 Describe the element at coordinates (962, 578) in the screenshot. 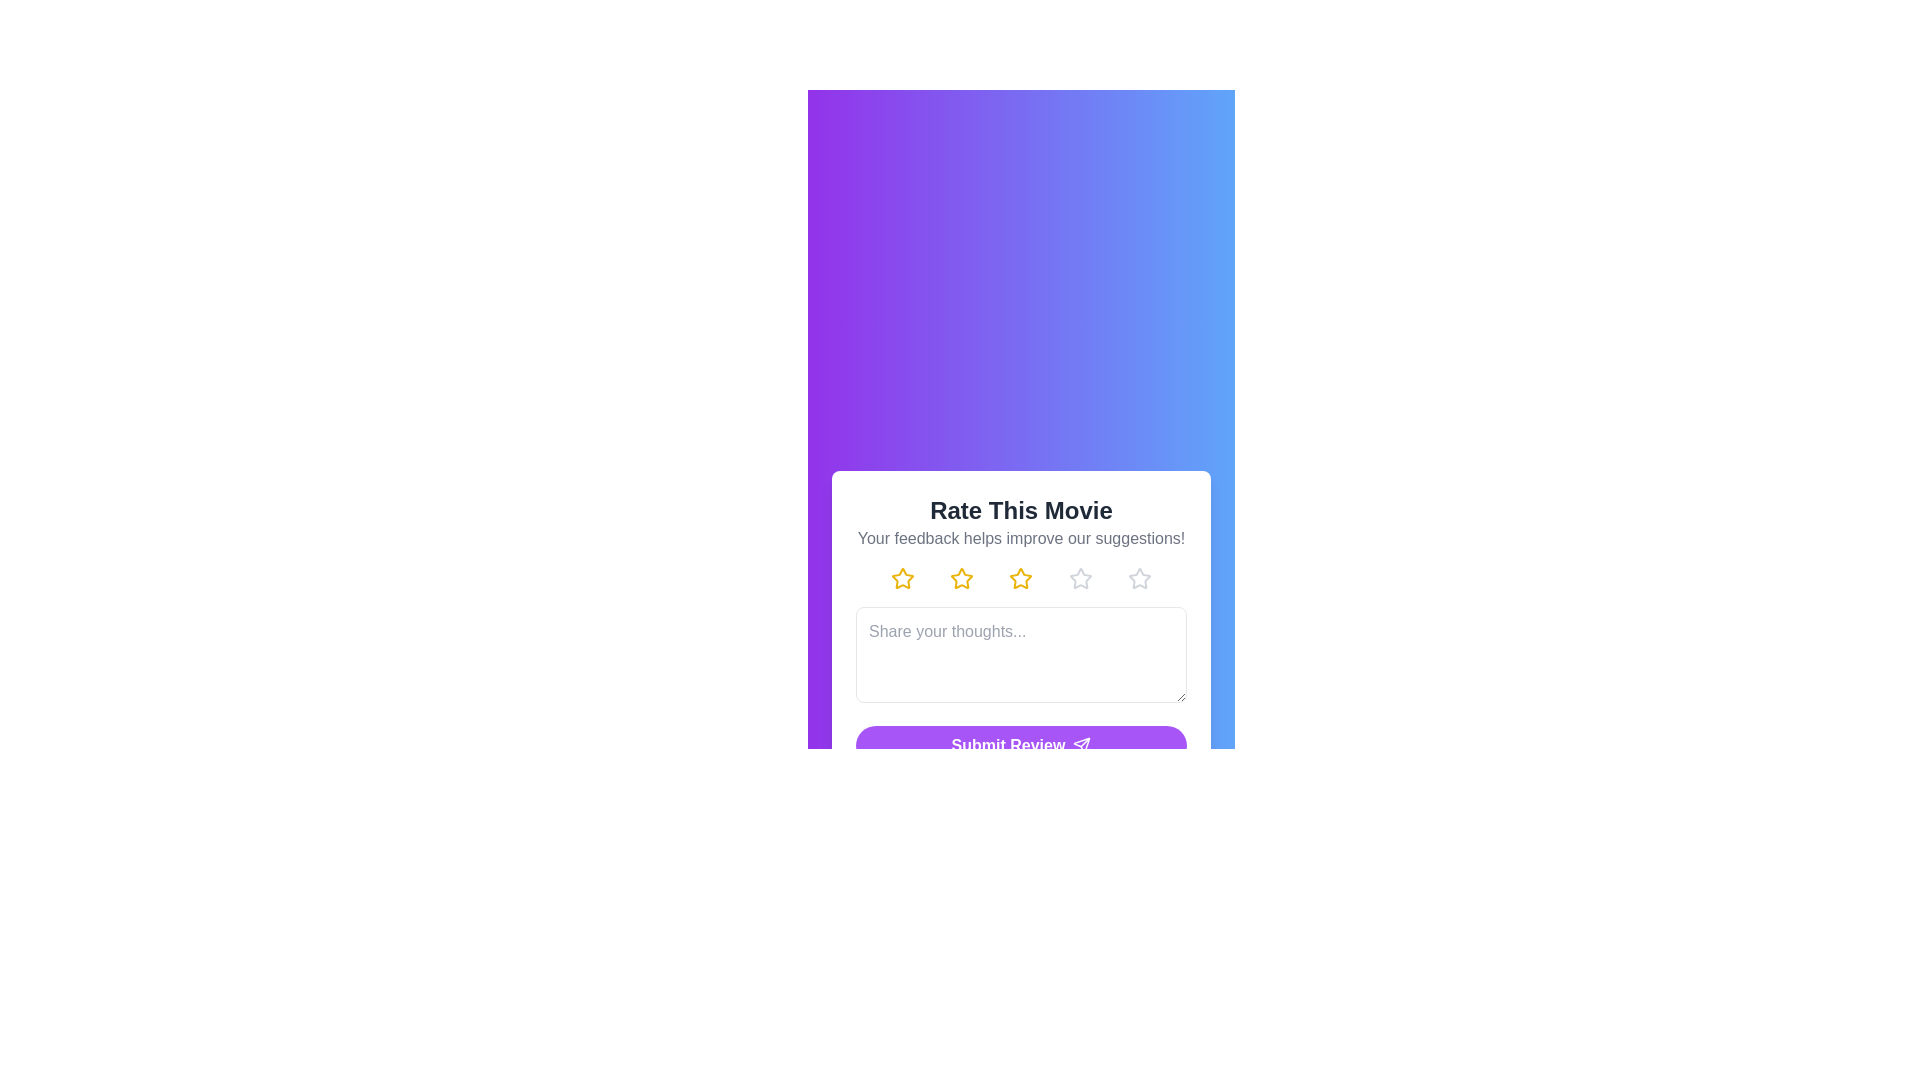

I see `the second star icon in the rating component below 'Rate This Movie' for accessibility purposes` at that location.